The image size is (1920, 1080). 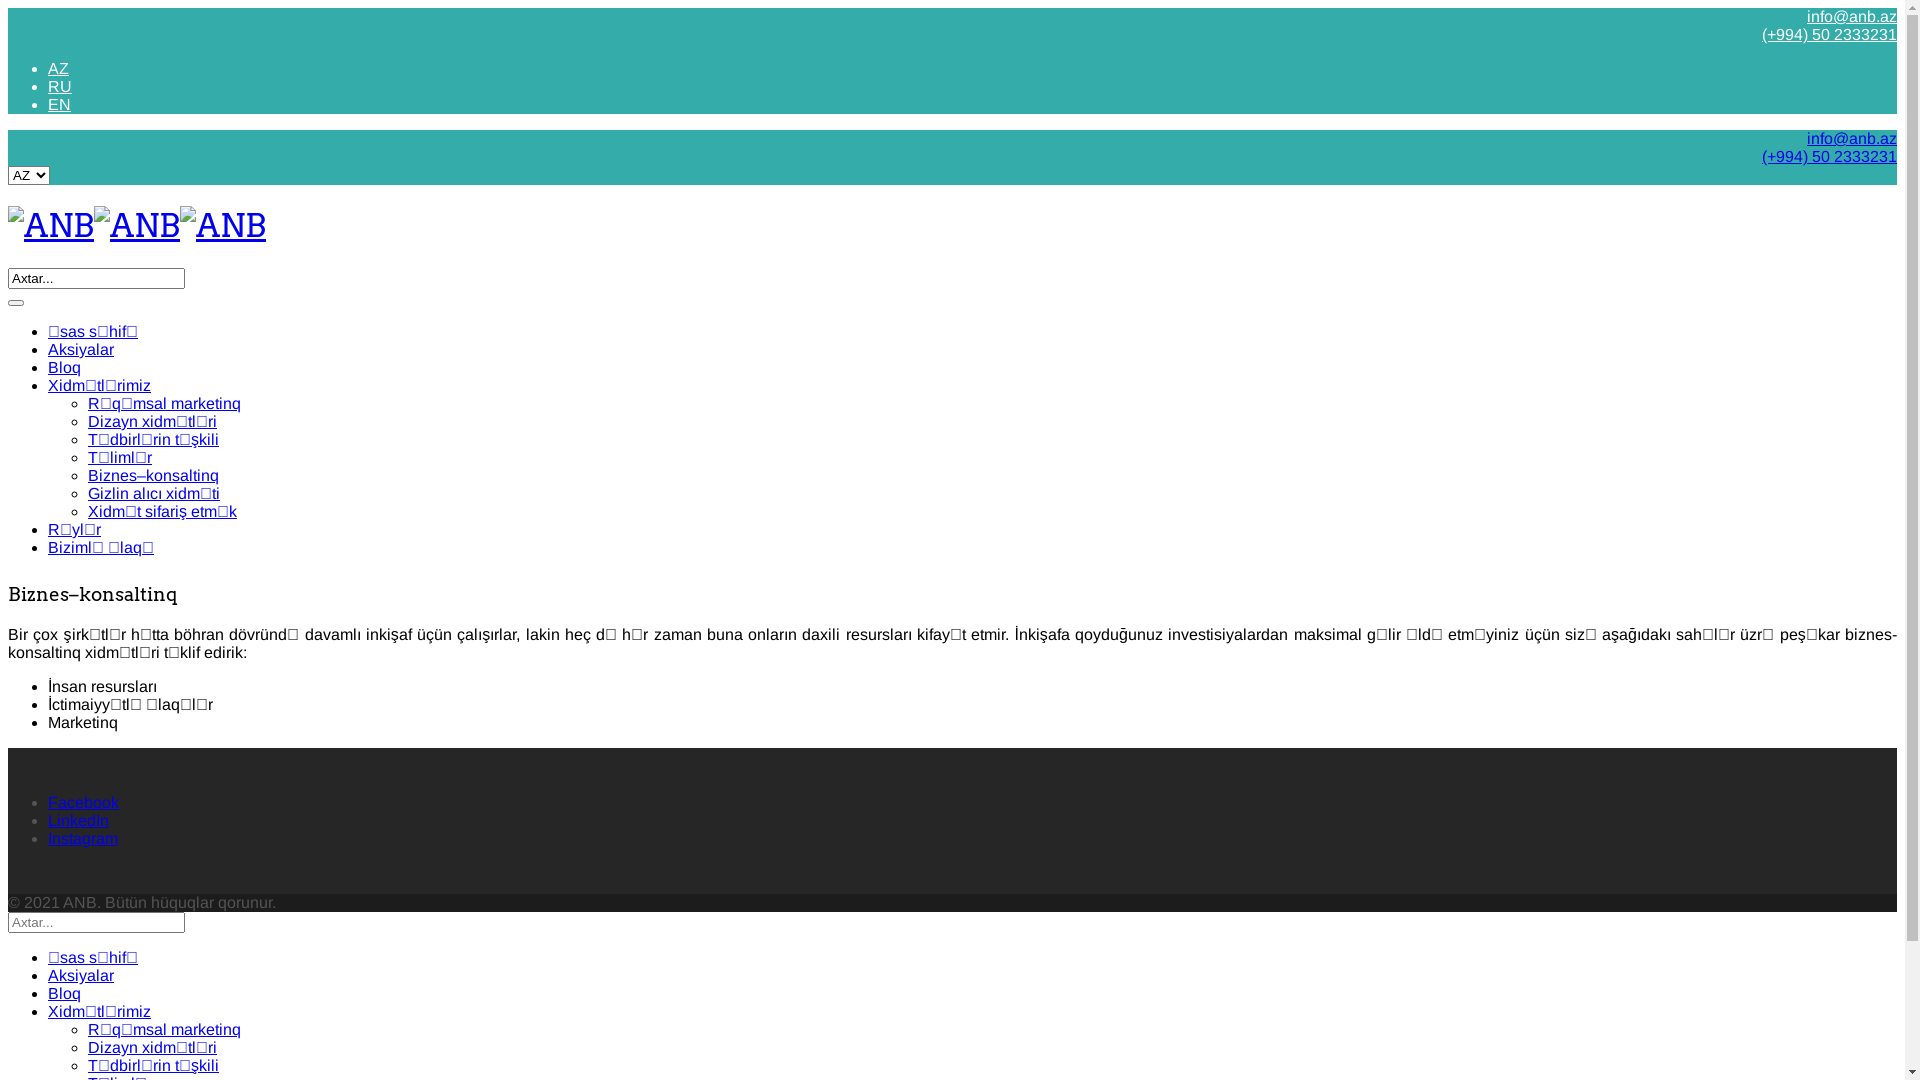 I want to click on 'Axtar', so click(x=8, y=303).